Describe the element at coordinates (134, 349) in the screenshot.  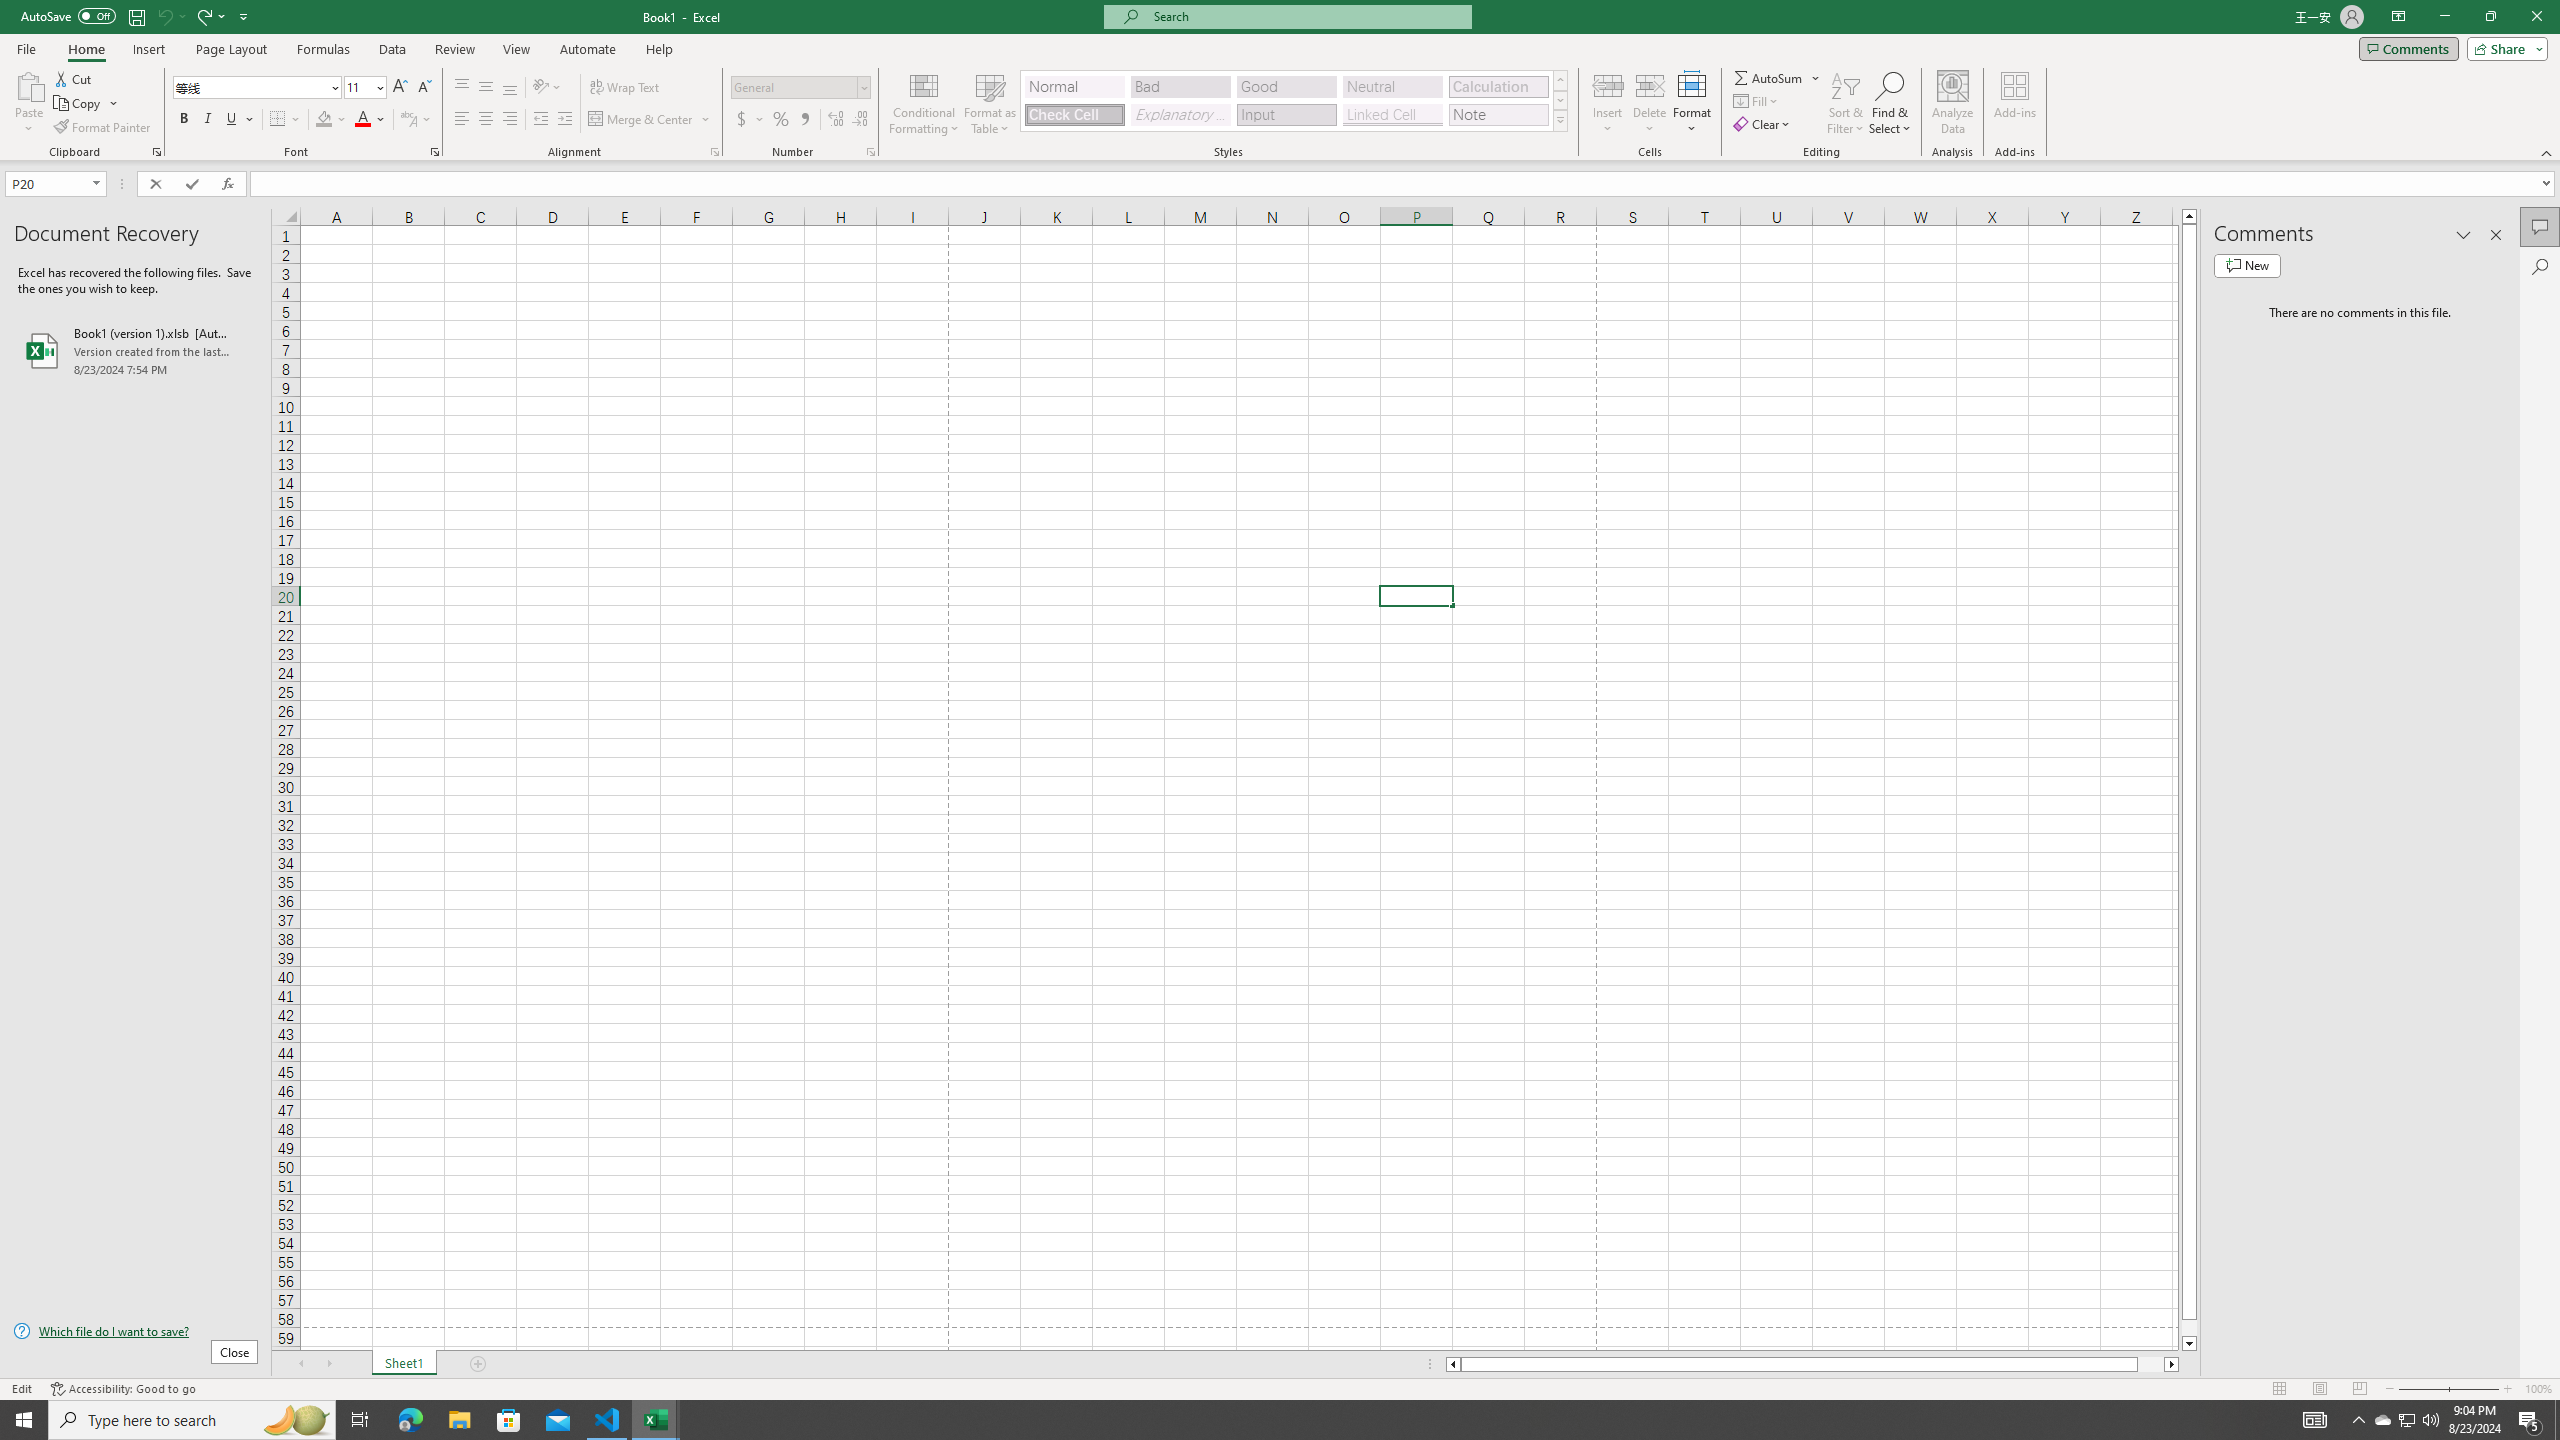
I see `'Book1 (version 1).xlsb  [AutoRecovered]'` at that location.